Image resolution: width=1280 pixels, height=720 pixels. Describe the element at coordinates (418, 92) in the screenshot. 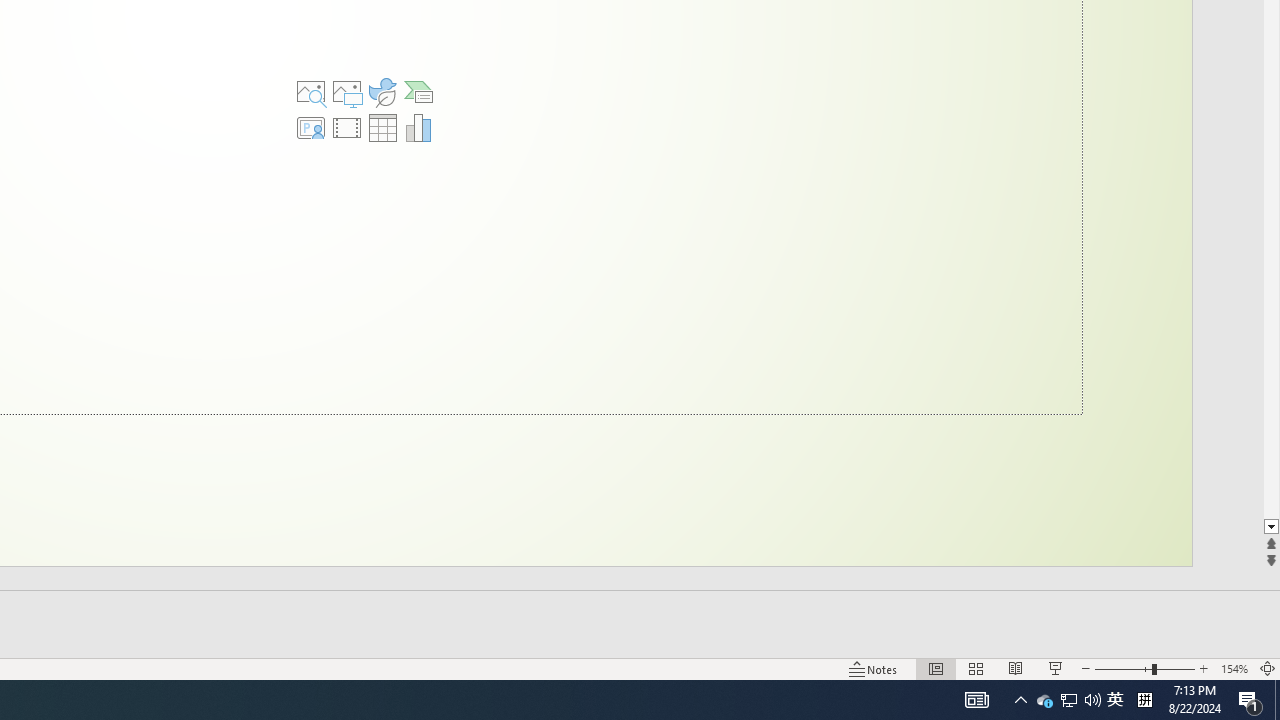

I see `'Insert a SmartArt Graphic'` at that location.